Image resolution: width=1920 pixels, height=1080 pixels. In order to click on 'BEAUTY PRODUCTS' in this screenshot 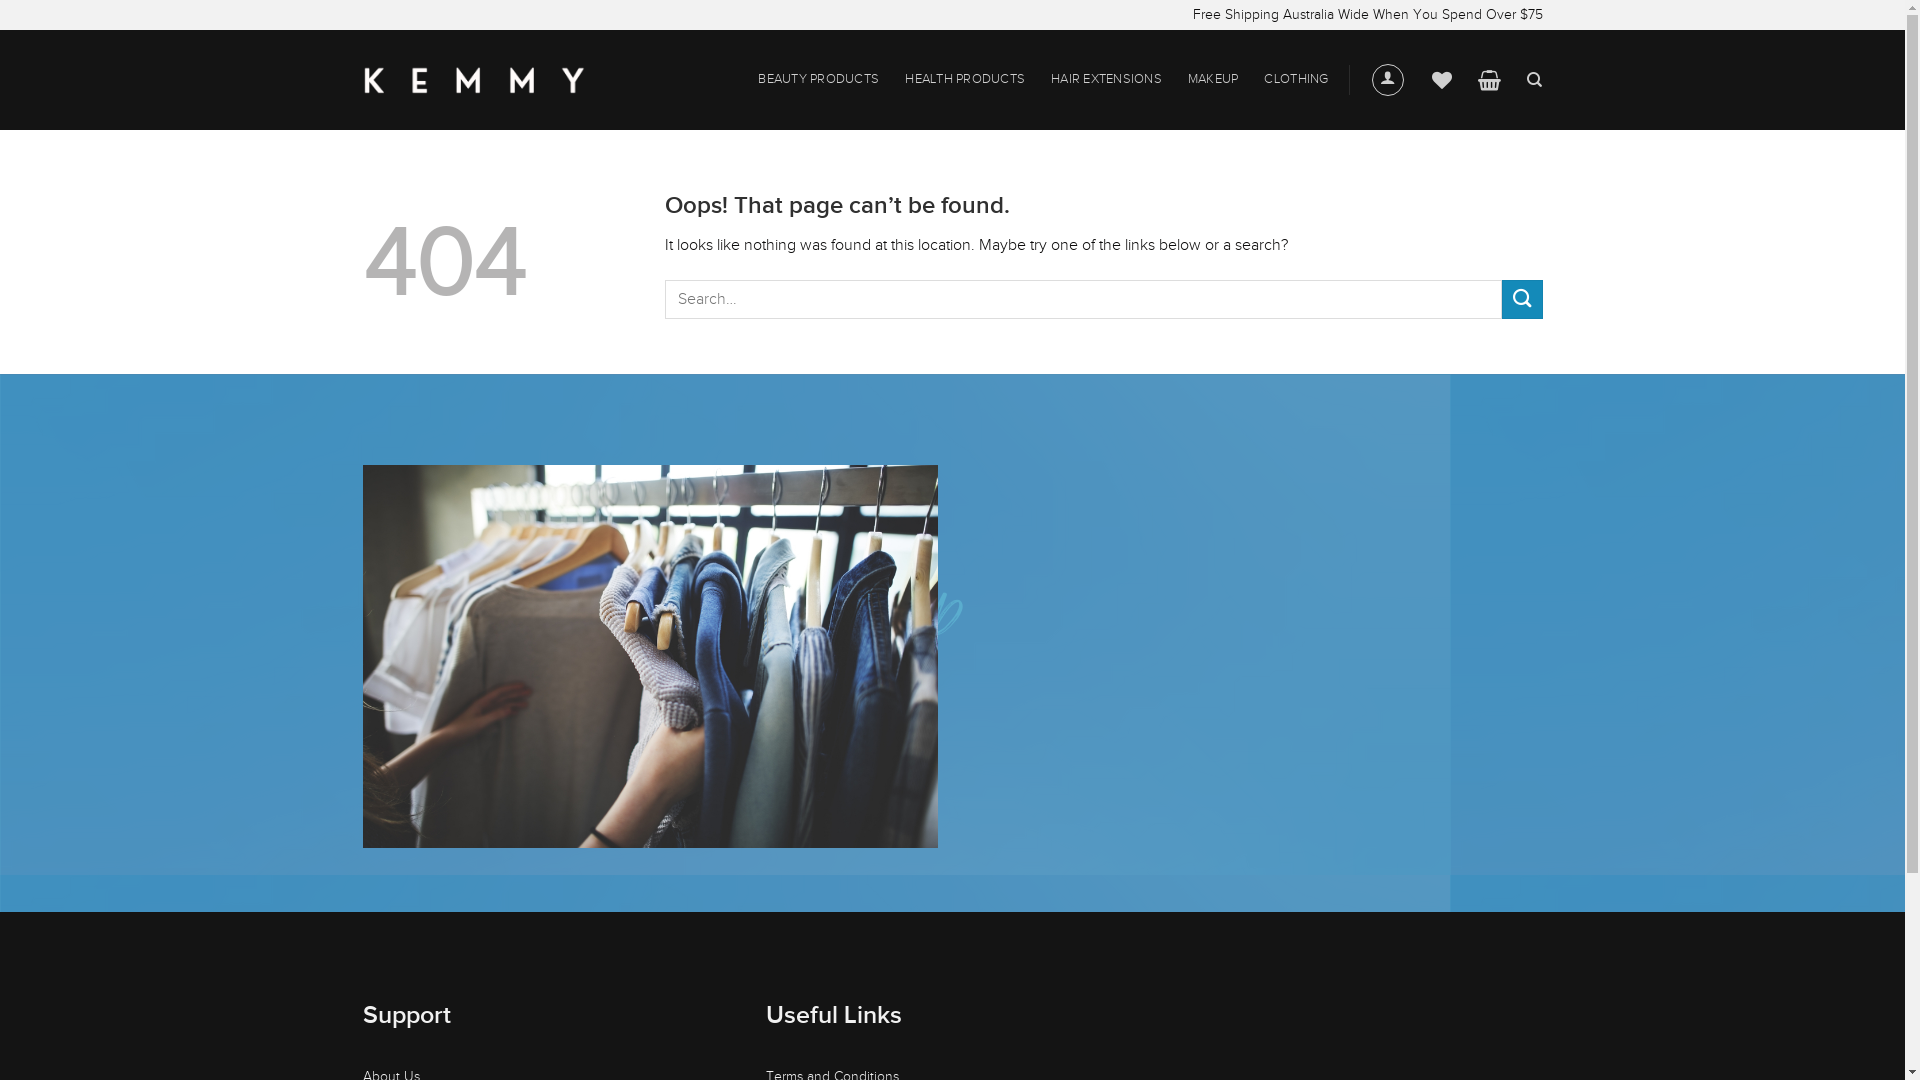, I will do `click(818, 79)`.